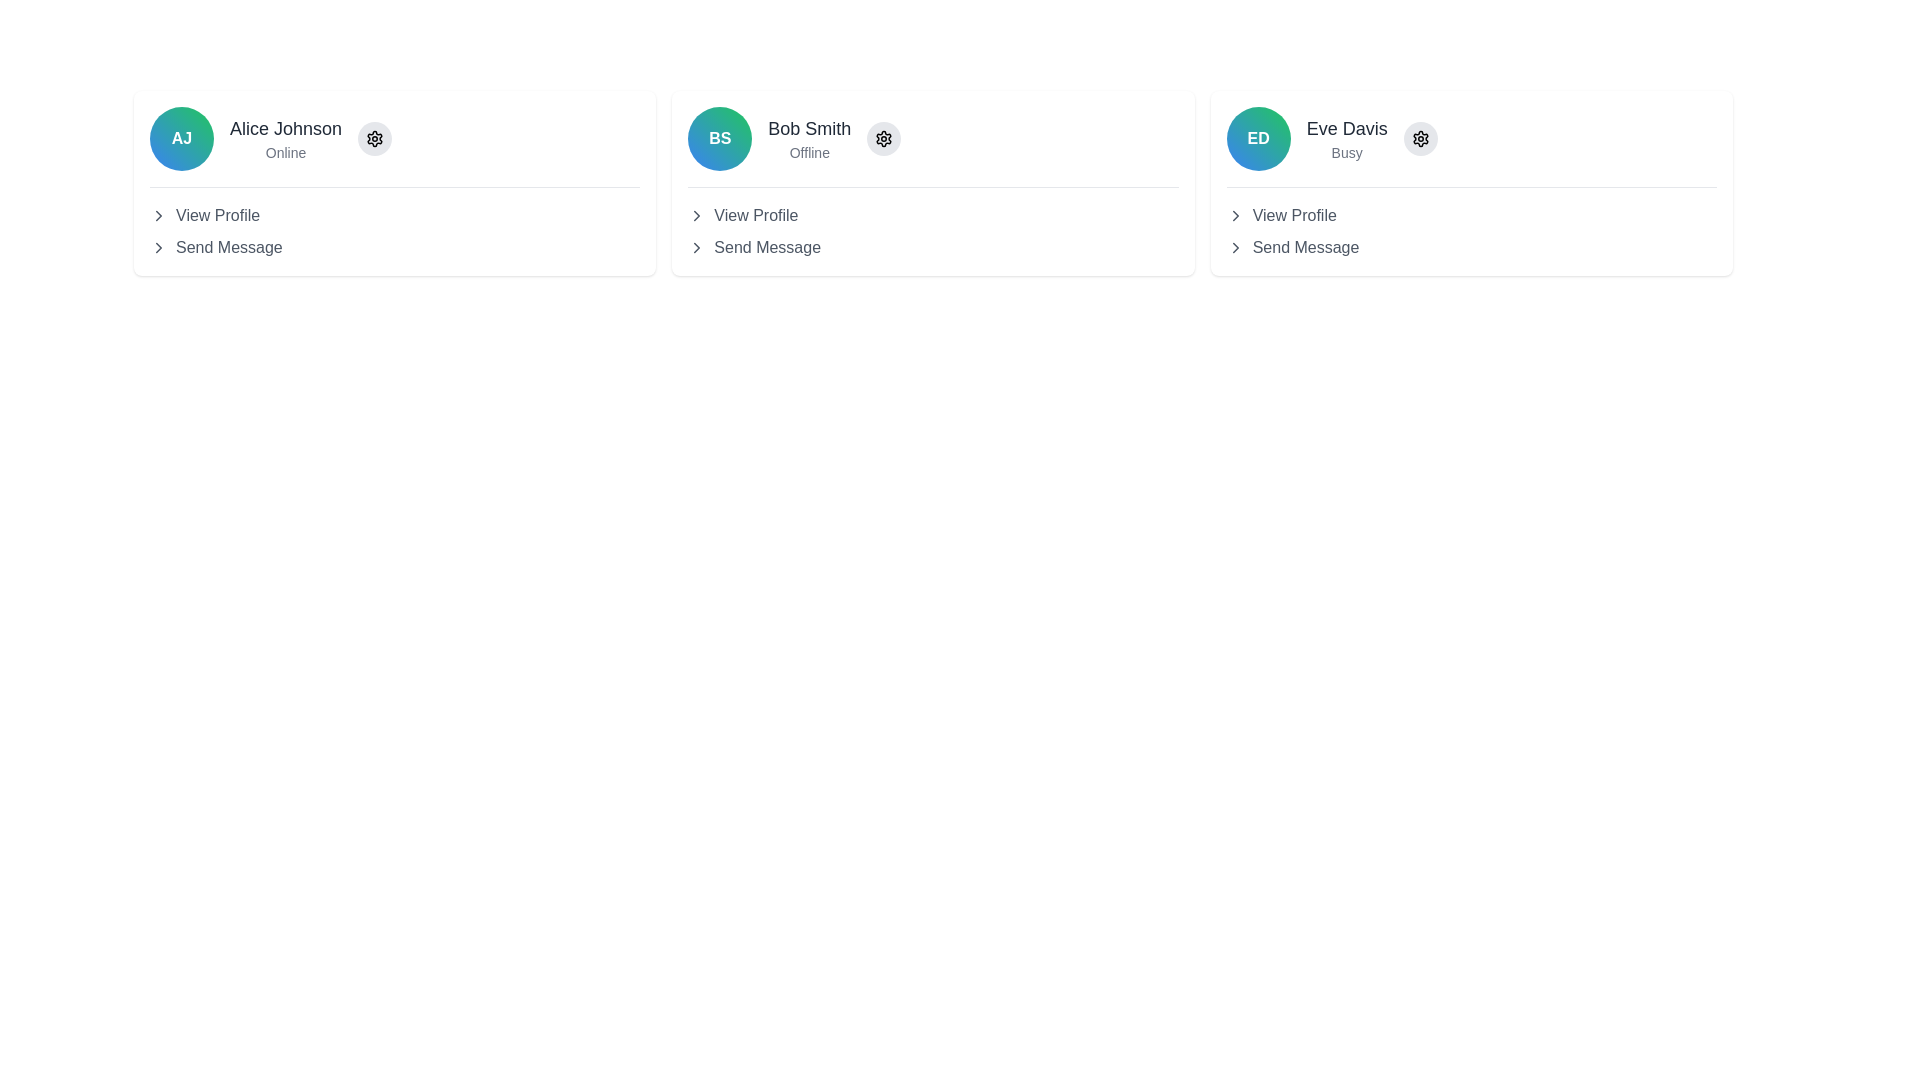 This screenshot has height=1080, width=1920. What do you see at coordinates (697, 246) in the screenshot?
I see `the right-facing chevron arrow icon indicating navigation, located in the 'Send Message' button area for the Bob Smith profile card` at bounding box center [697, 246].